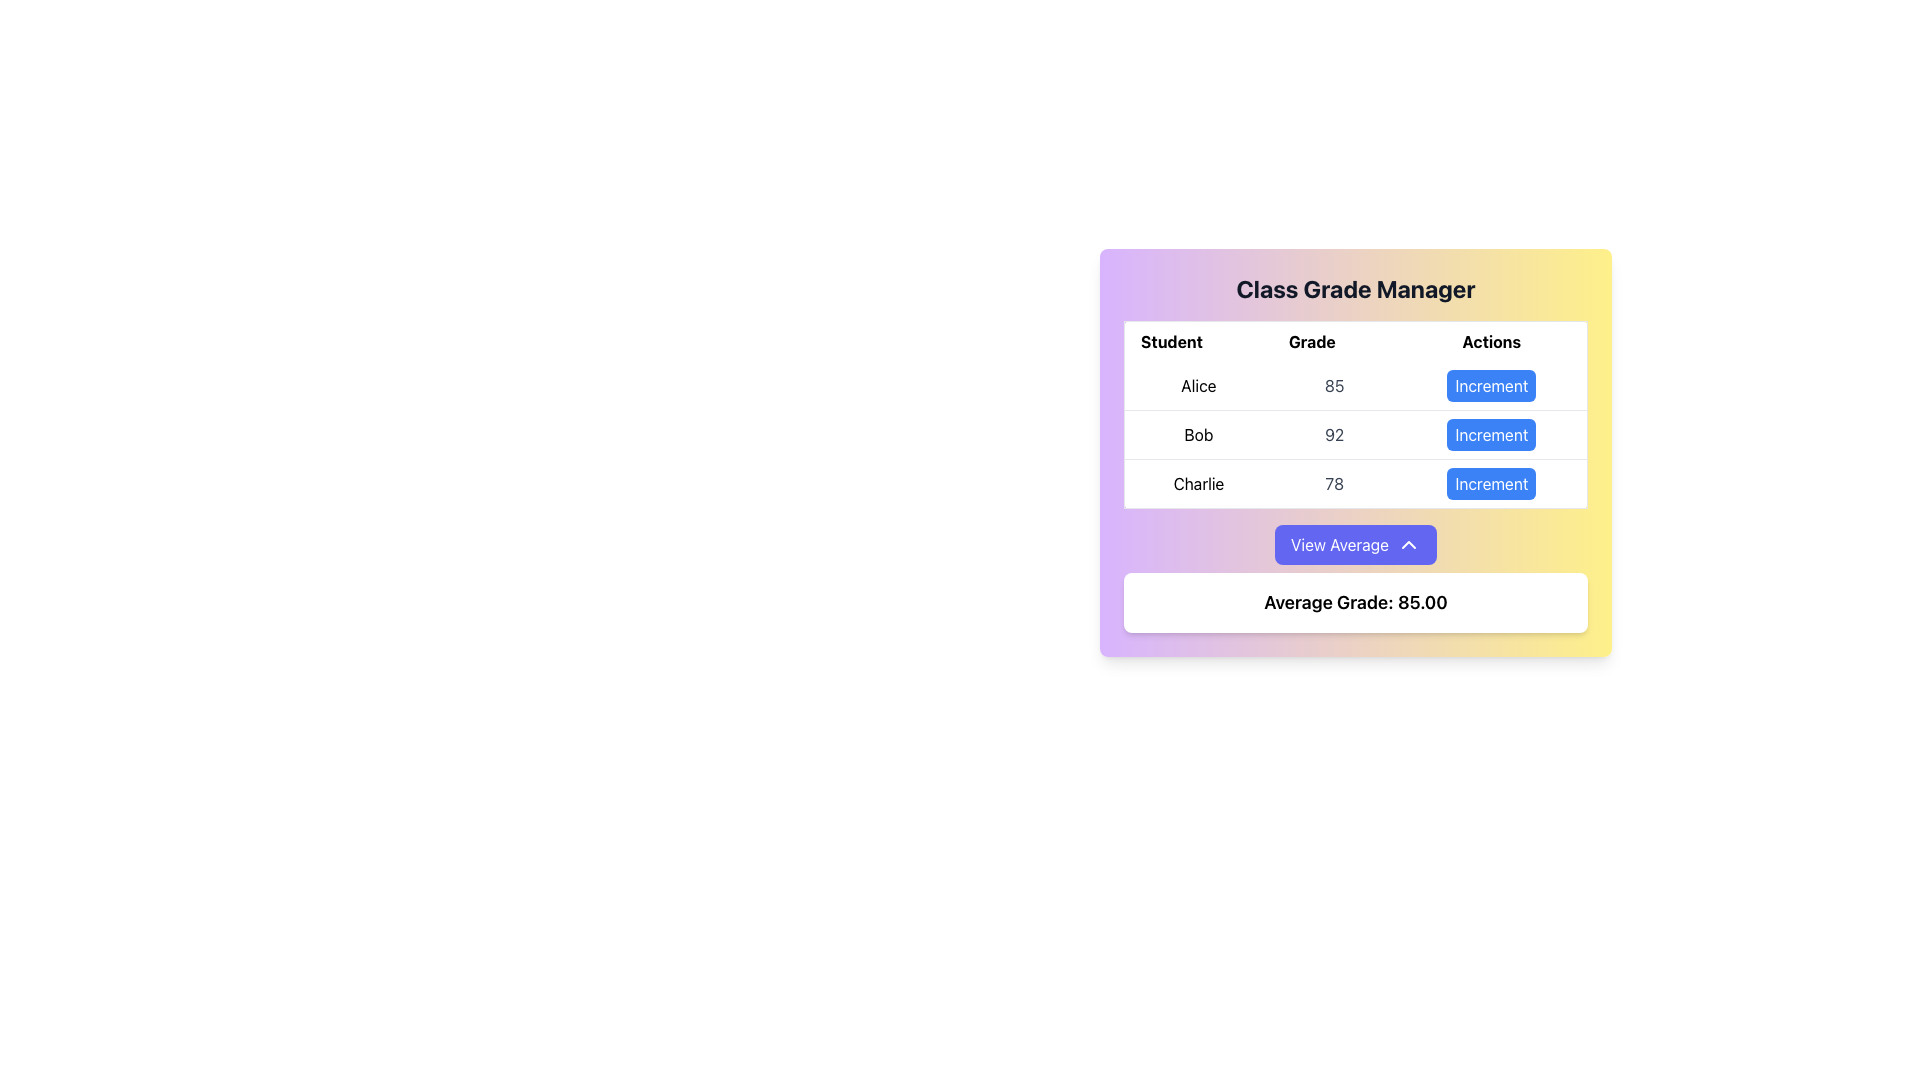 The image size is (1920, 1080). Describe the element at coordinates (1492, 386) in the screenshot. I see `the 'Increment' button with a blue background and white text, located in the 'Actions' column corresponding to the row labeled 'Alice'` at that location.